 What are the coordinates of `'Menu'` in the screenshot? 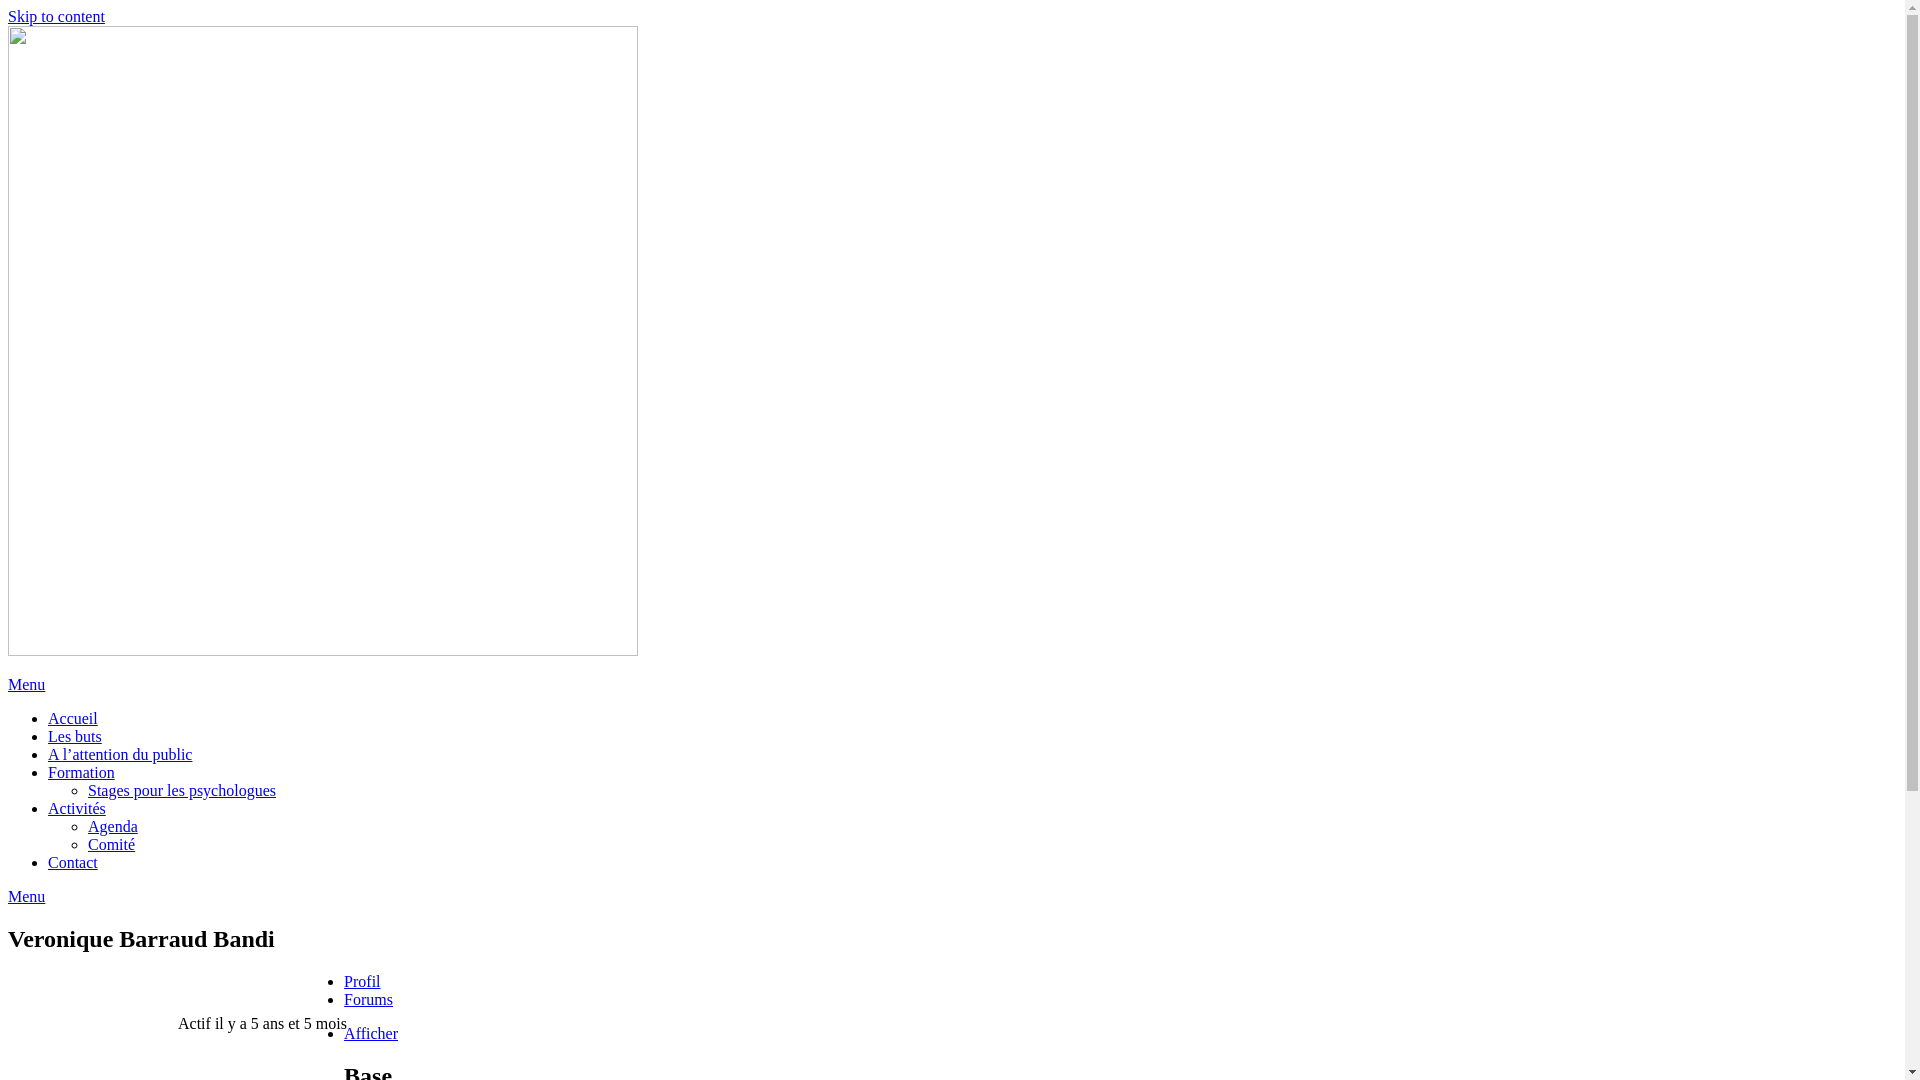 It's located at (26, 895).